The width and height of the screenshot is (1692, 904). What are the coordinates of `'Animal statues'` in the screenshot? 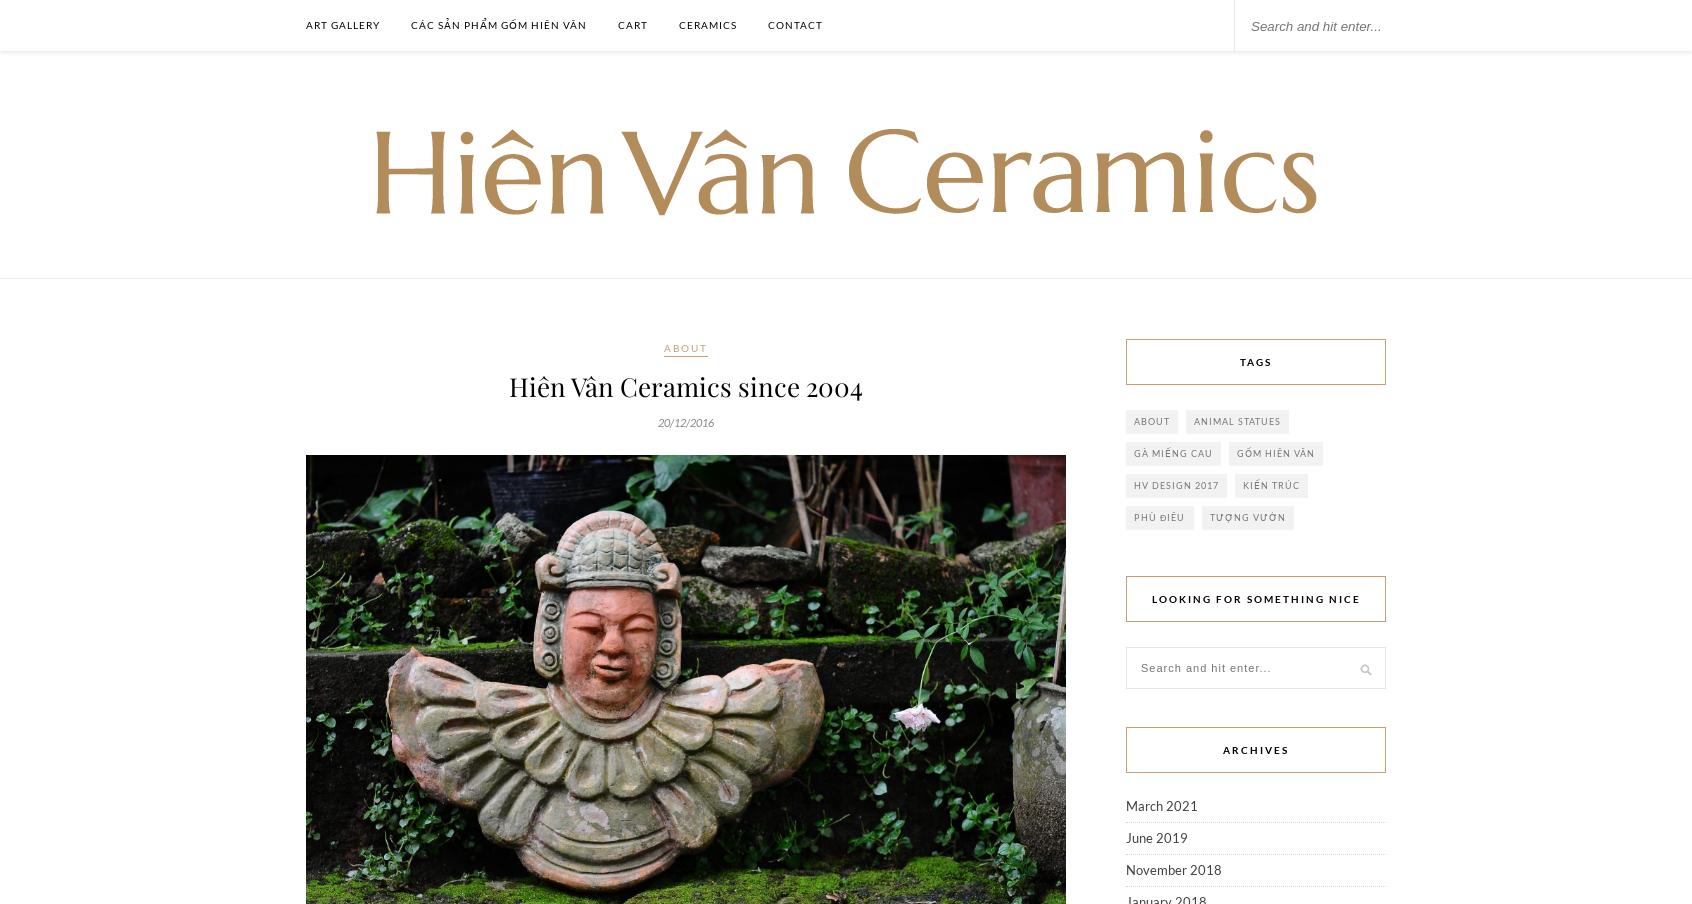 It's located at (1237, 421).